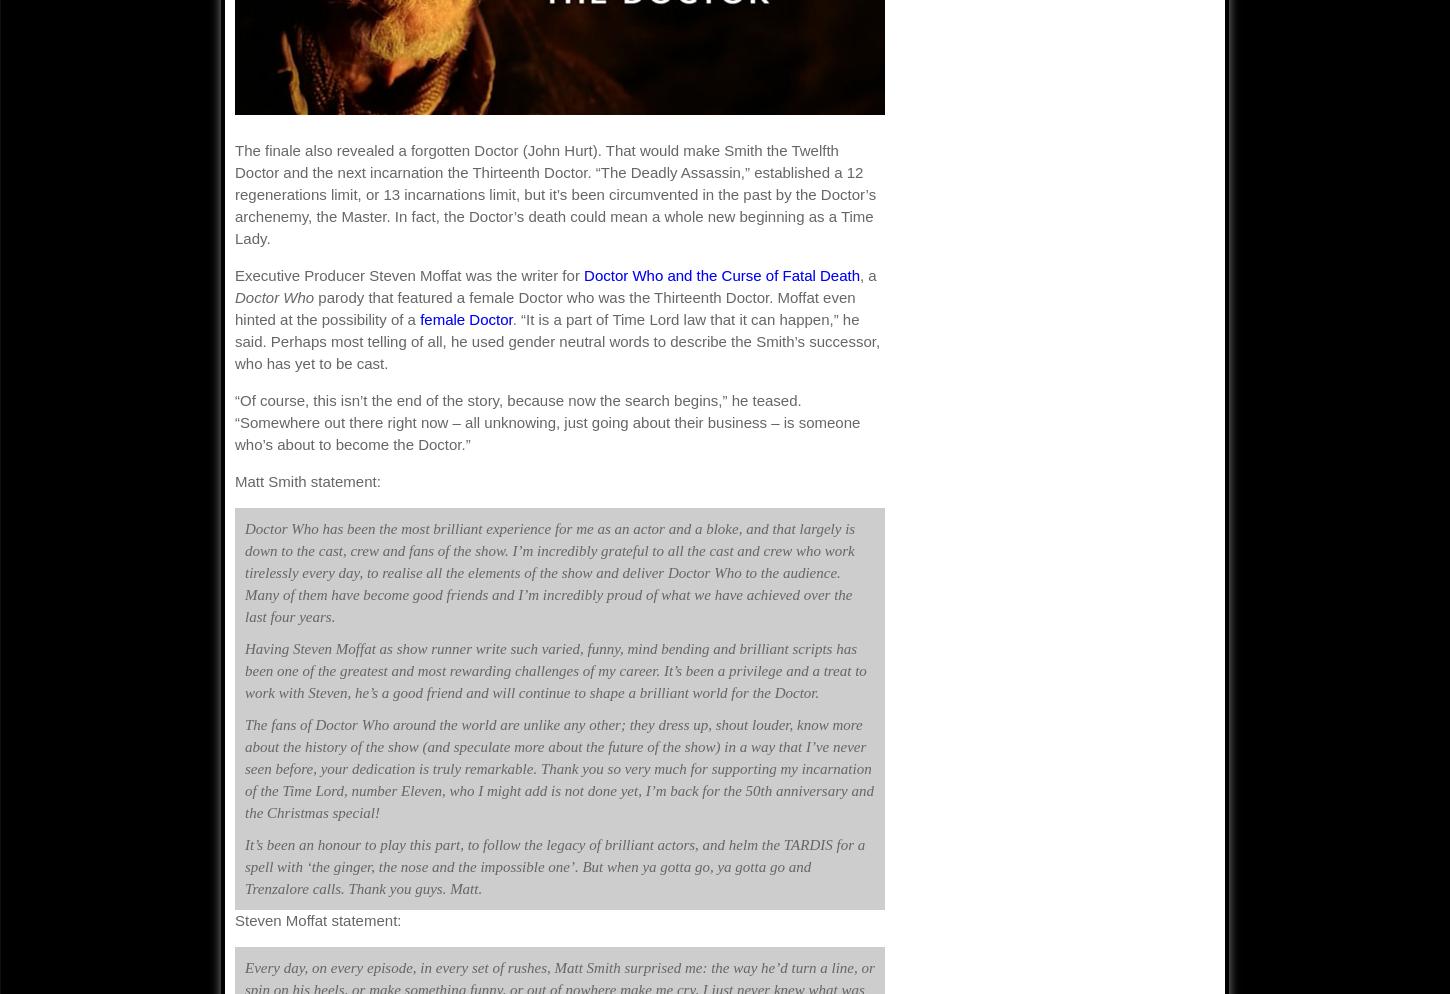 Image resolution: width=1450 pixels, height=994 pixels. Describe the element at coordinates (307, 480) in the screenshot. I see `'Matt Smith statement:'` at that location.